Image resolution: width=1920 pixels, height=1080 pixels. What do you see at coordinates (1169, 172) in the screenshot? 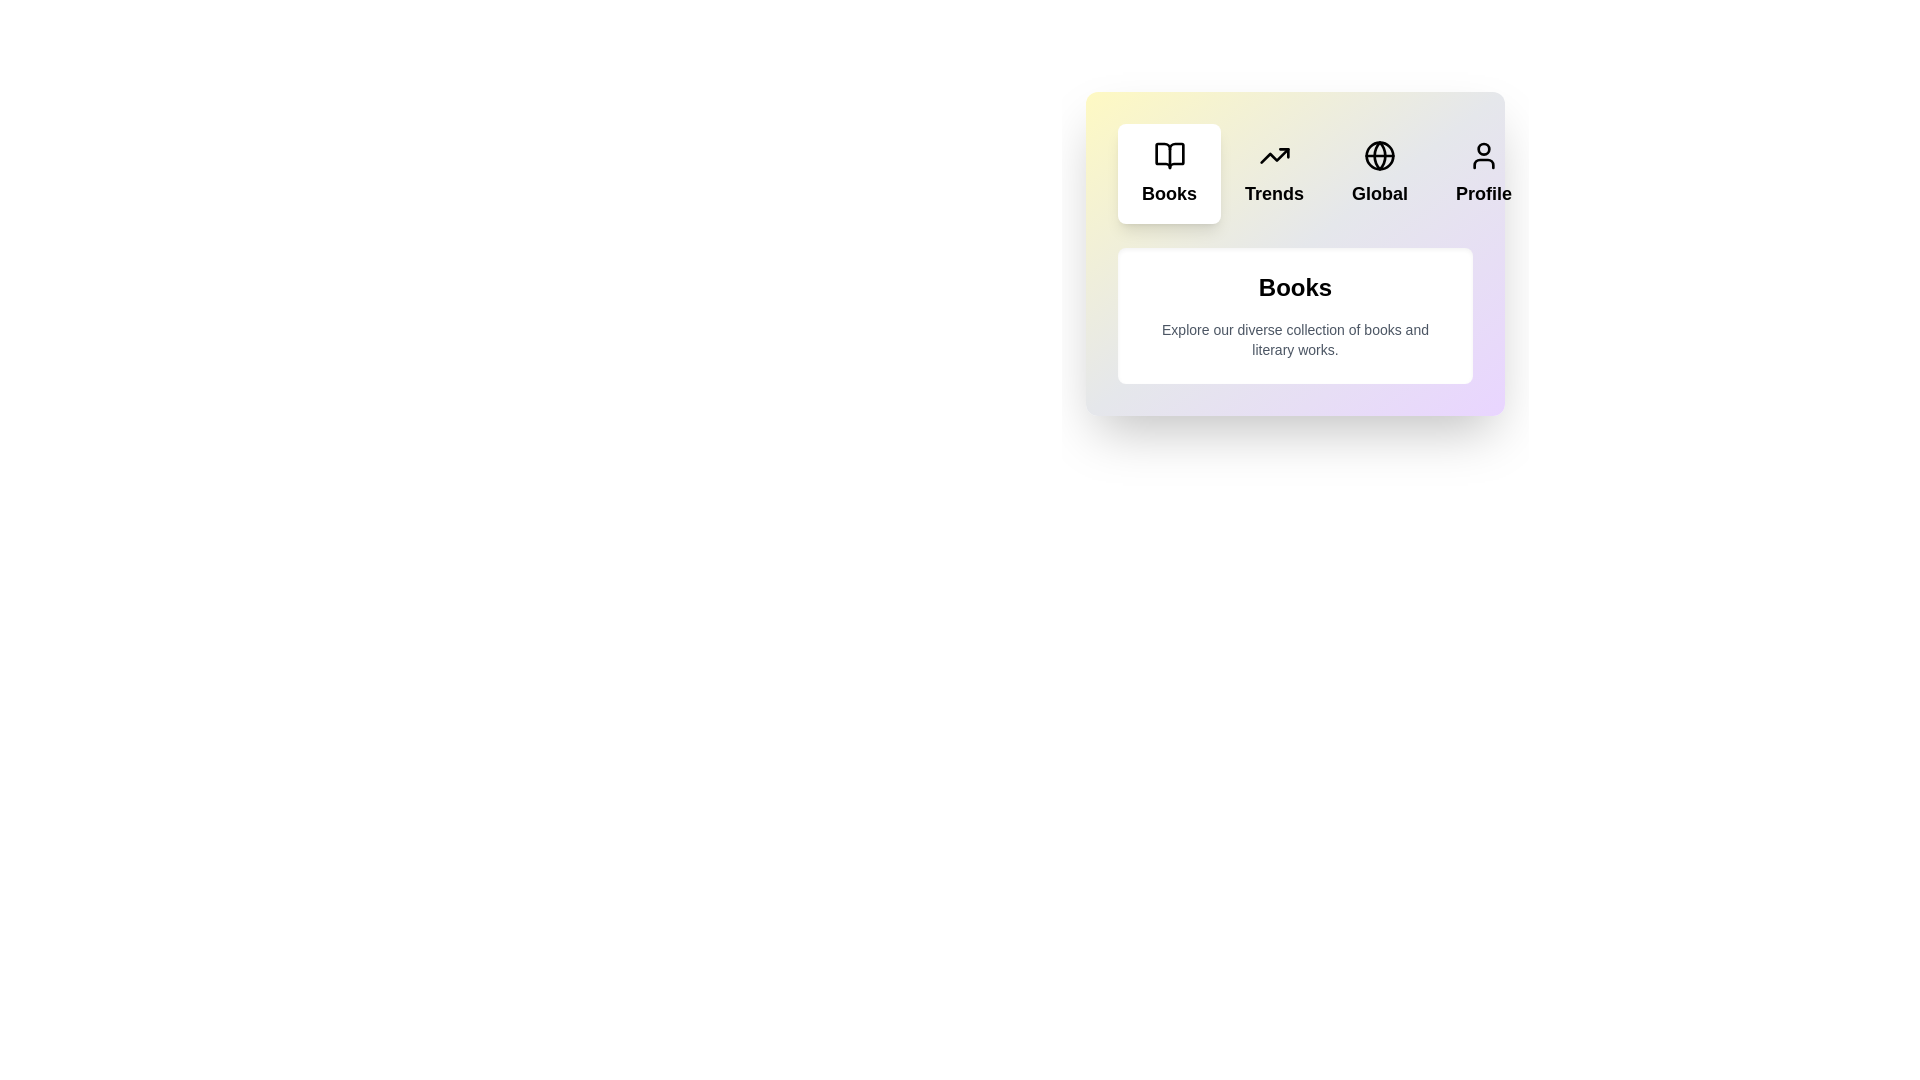
I see `the tab labeled Books` at bounding box center [1169, 172].